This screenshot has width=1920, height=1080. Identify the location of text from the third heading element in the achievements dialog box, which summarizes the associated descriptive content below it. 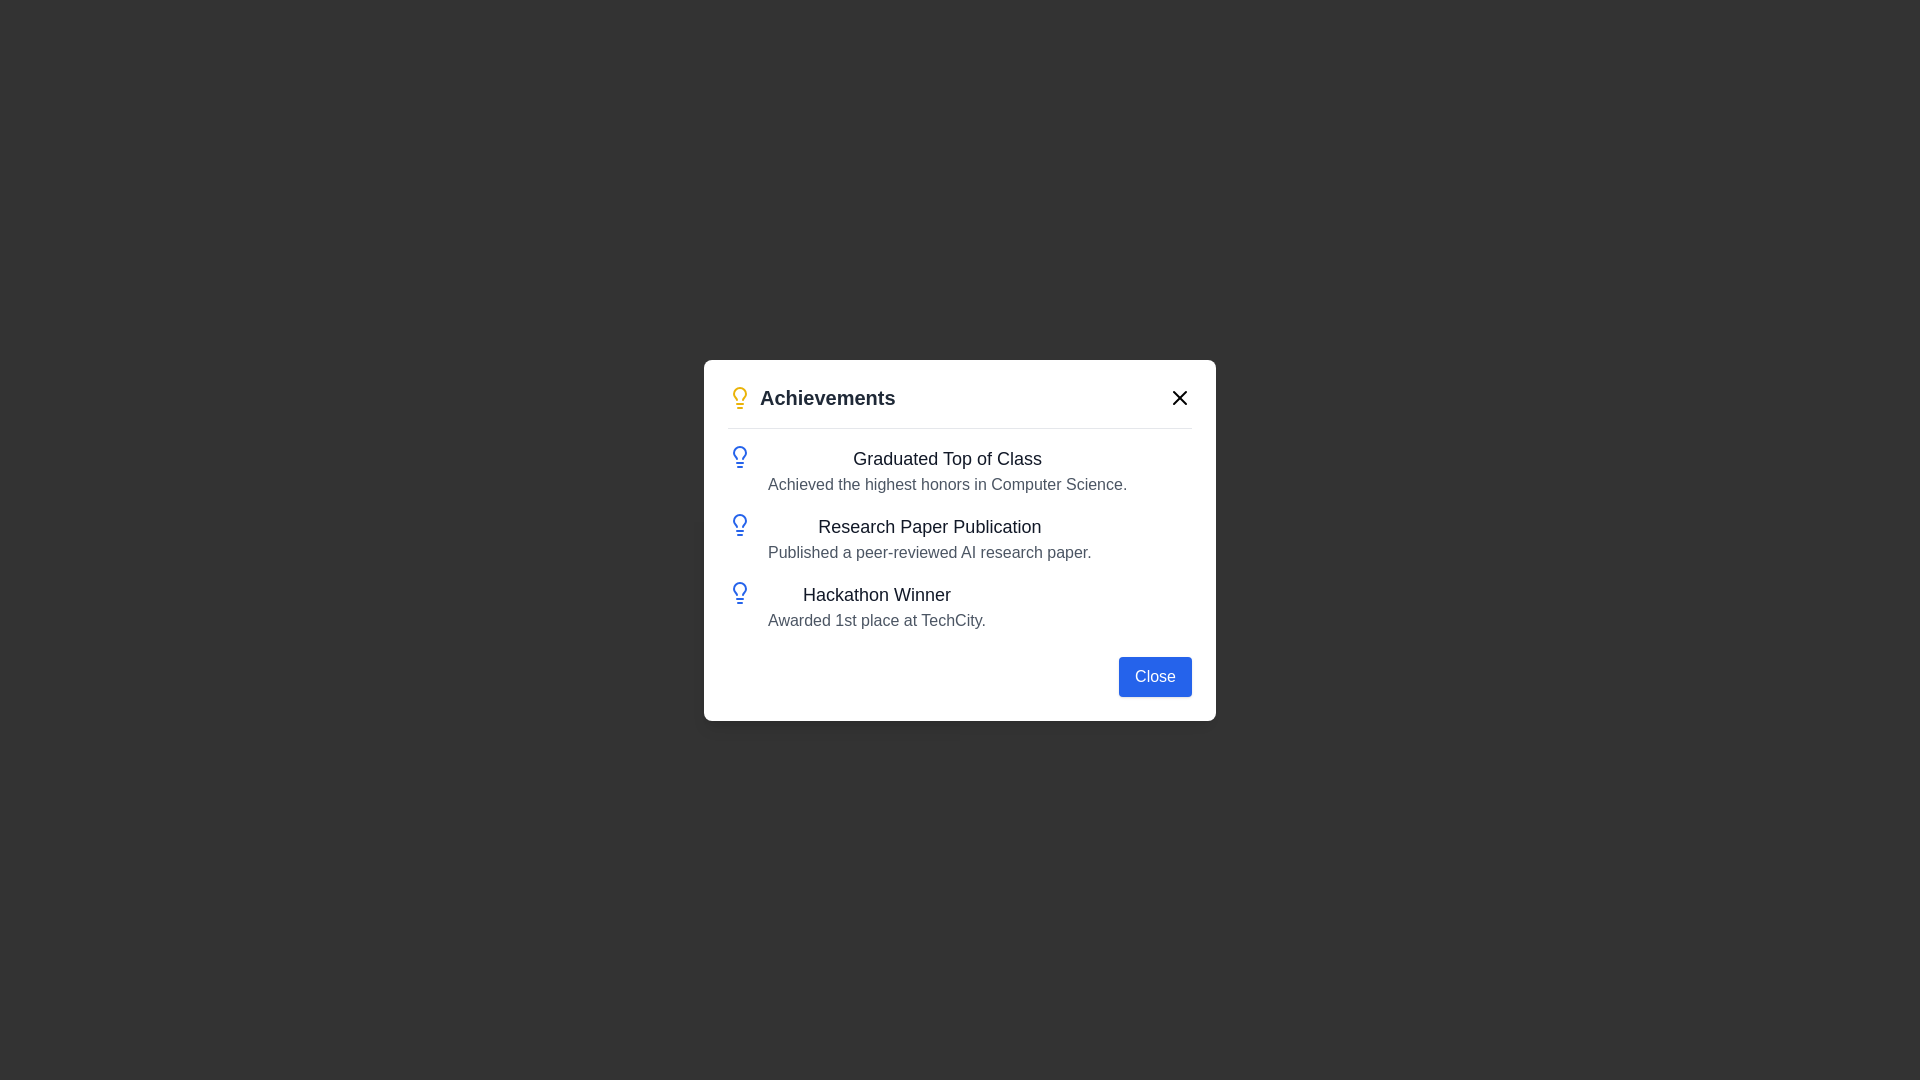
(876, 593).